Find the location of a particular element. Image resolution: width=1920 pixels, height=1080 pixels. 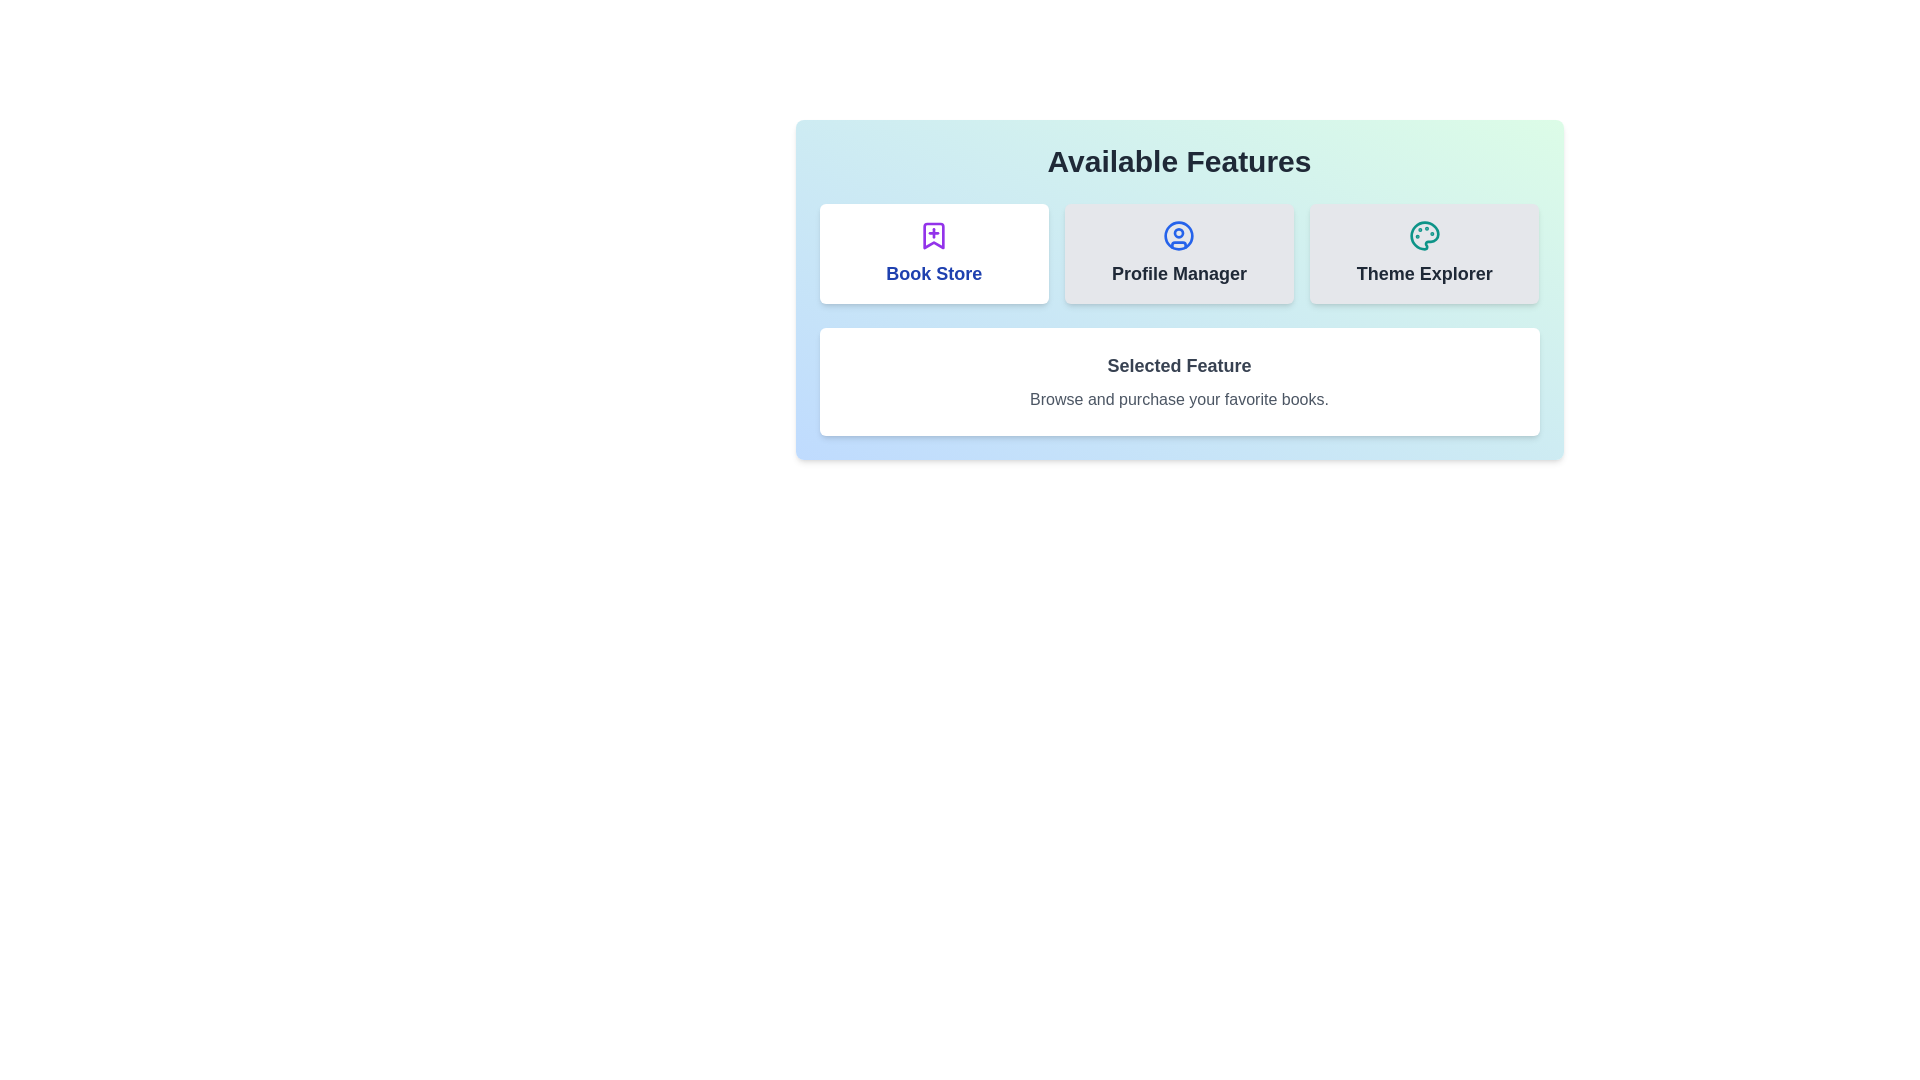

the second interactive card in the three-column grid under 'Available Features' is located at coordinates (1179, 253).